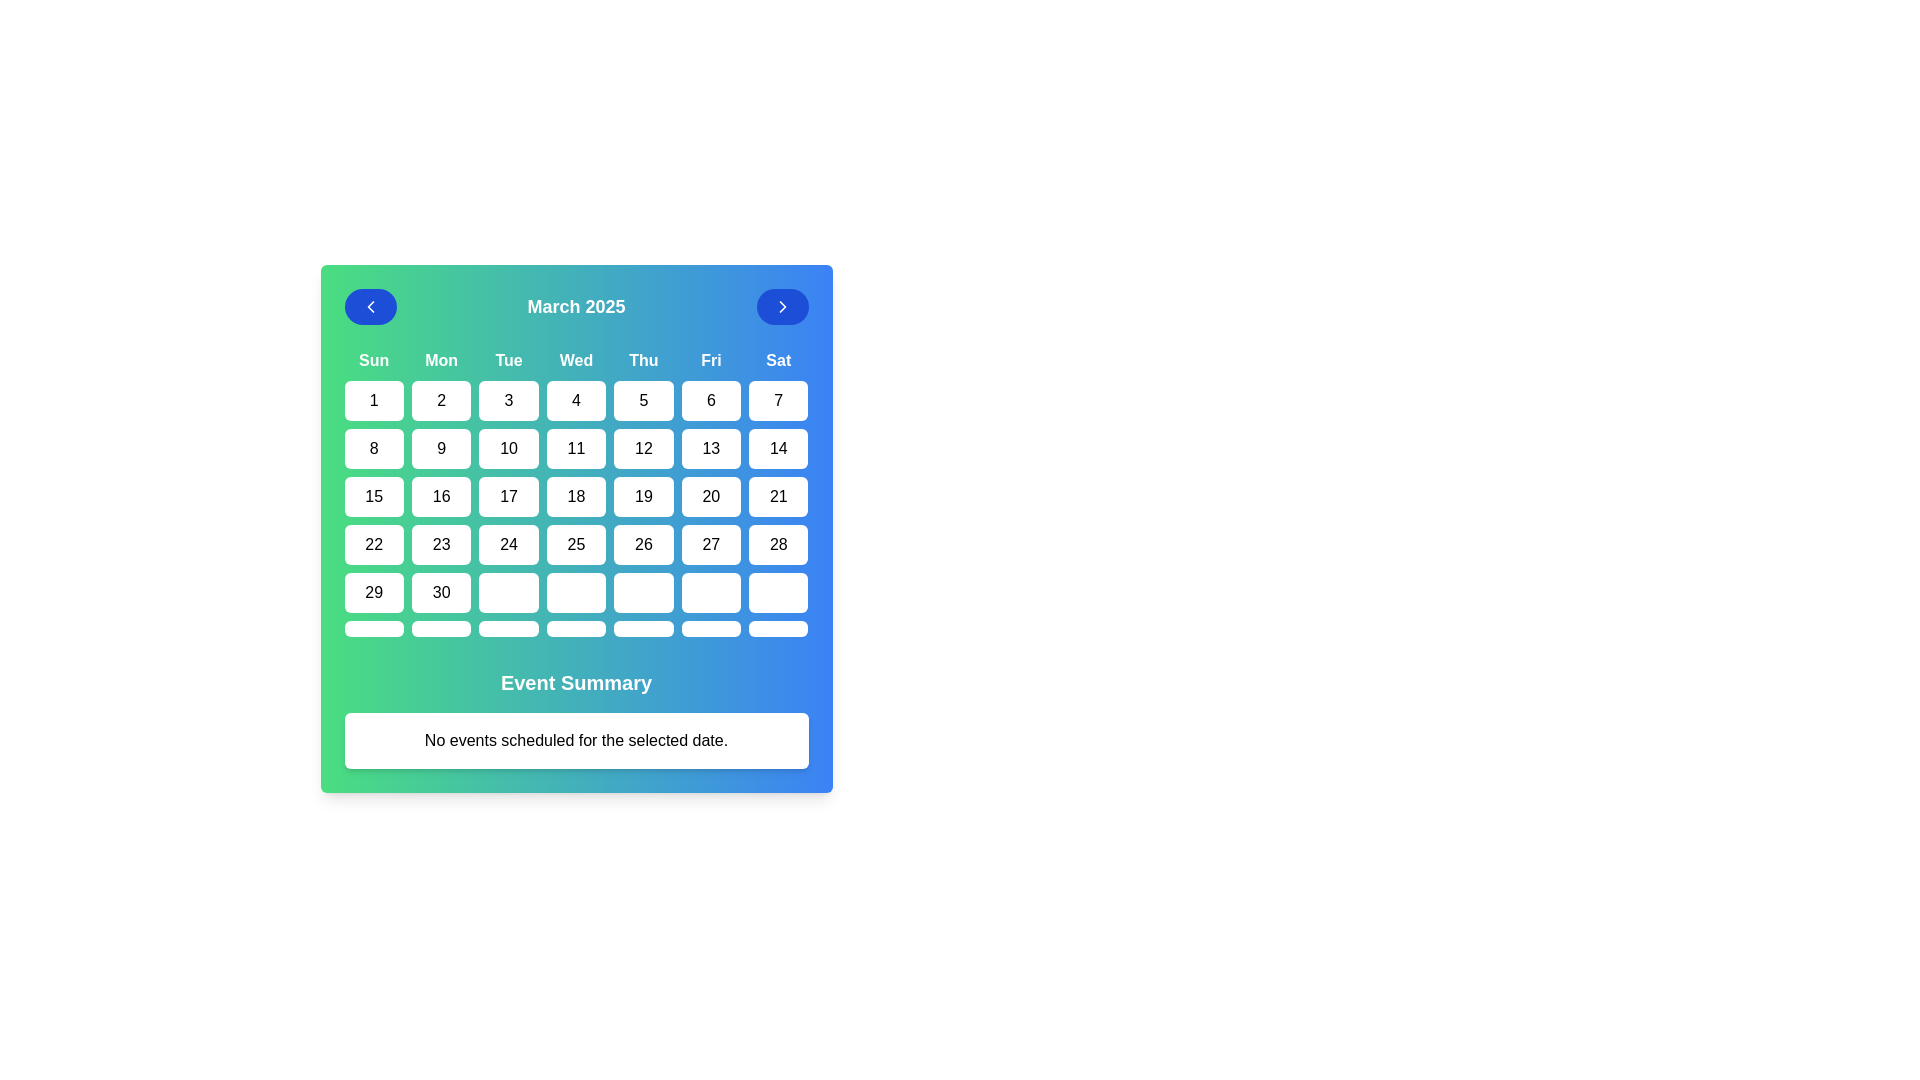 The image size is (1920, 1080). I want to click on the button representing the 17th day in the monthly calendar view, so click(508, 496).